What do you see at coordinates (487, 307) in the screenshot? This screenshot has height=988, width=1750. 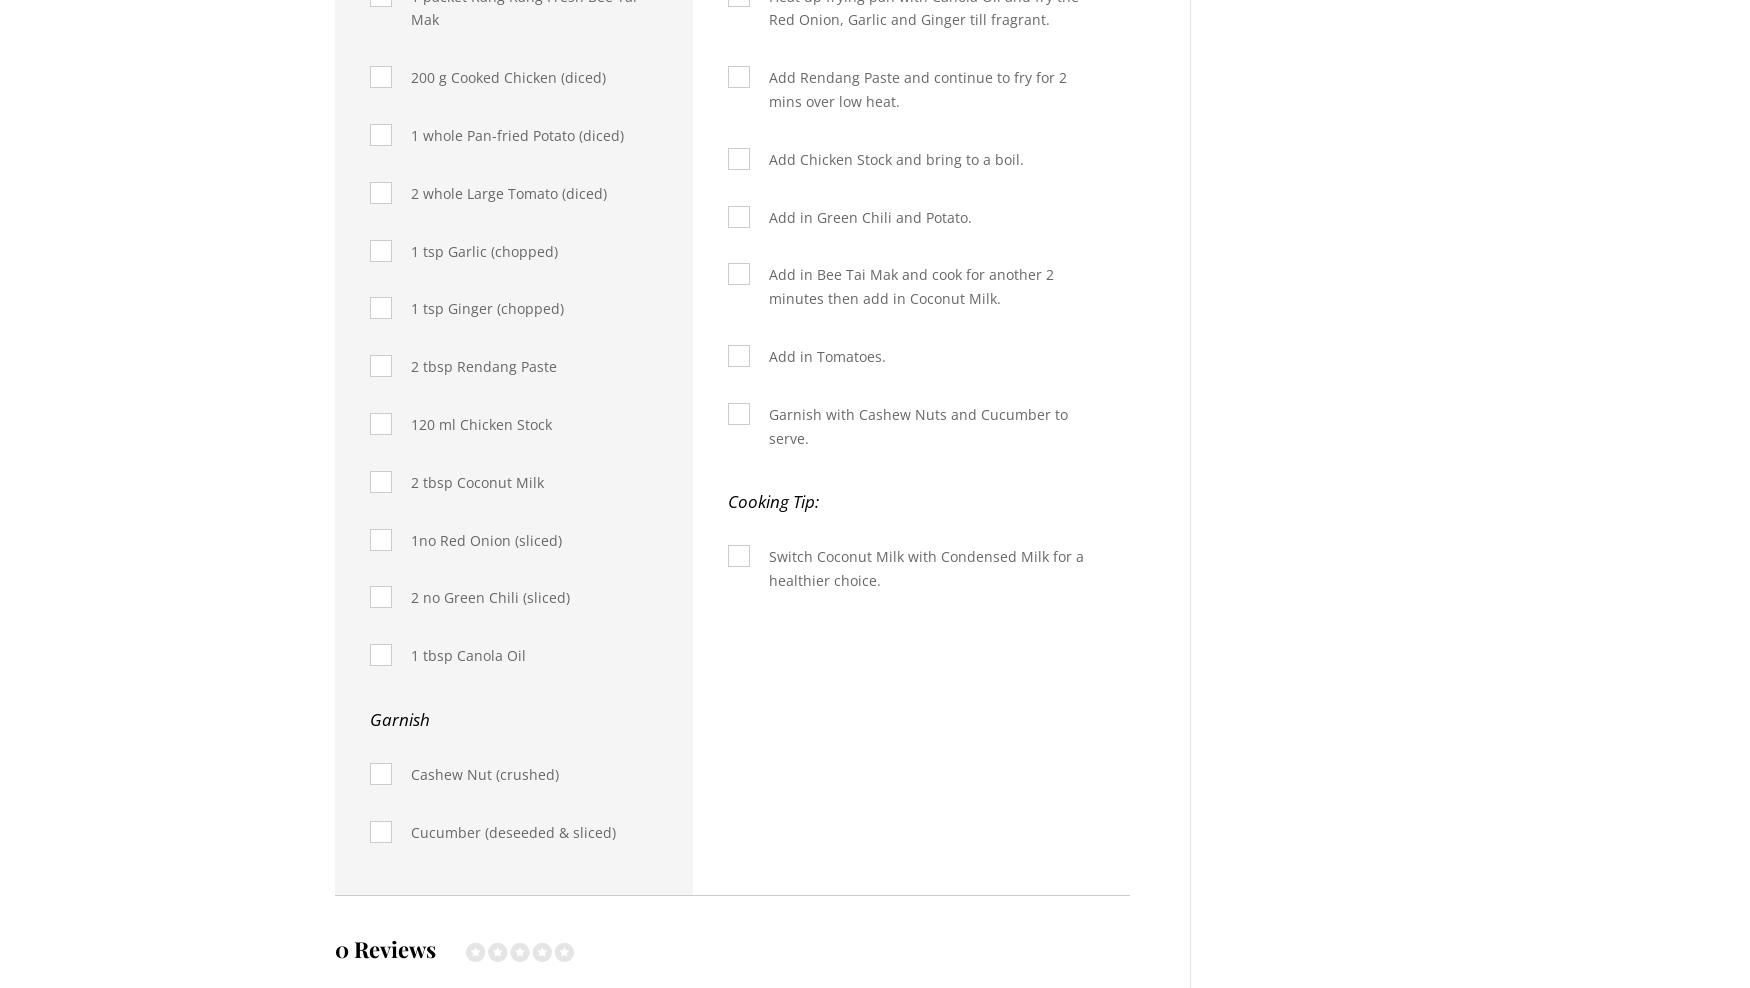 I see `'1 tsp Ginger (chopped)'` at bounding box center [487, 307].